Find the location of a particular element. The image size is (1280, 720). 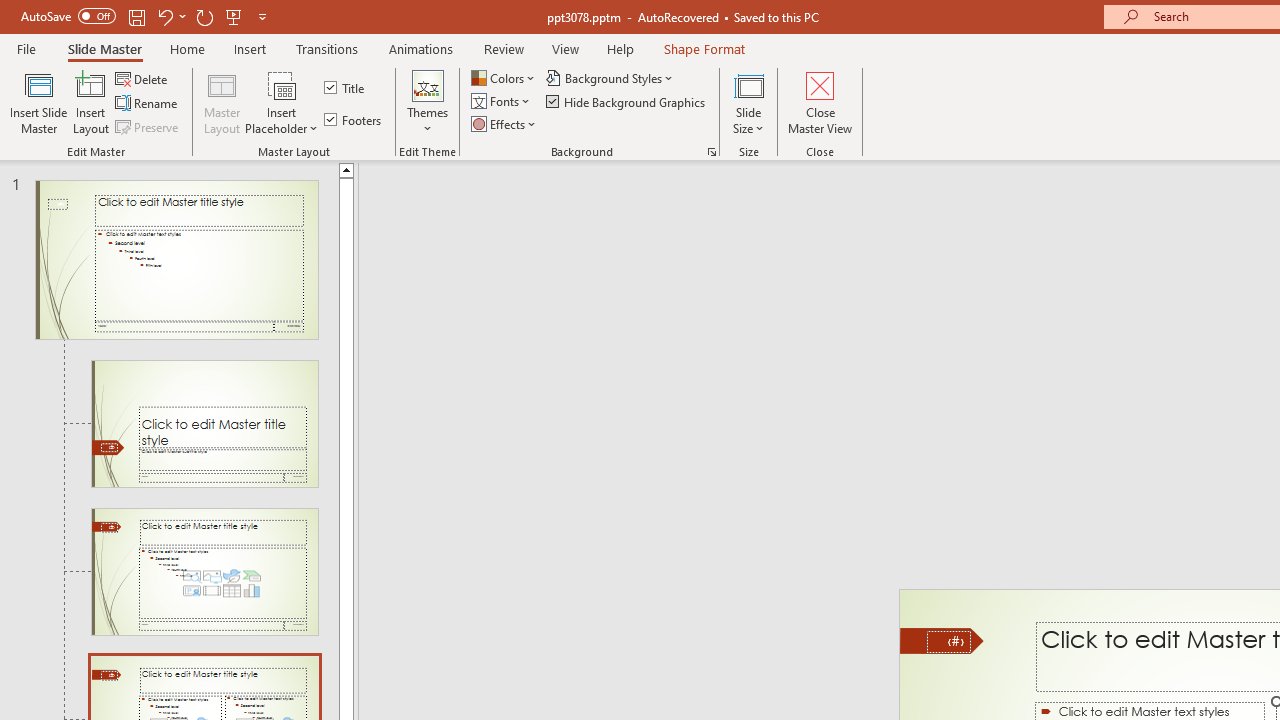

'Preserve' is located at coordinates (148, 127).